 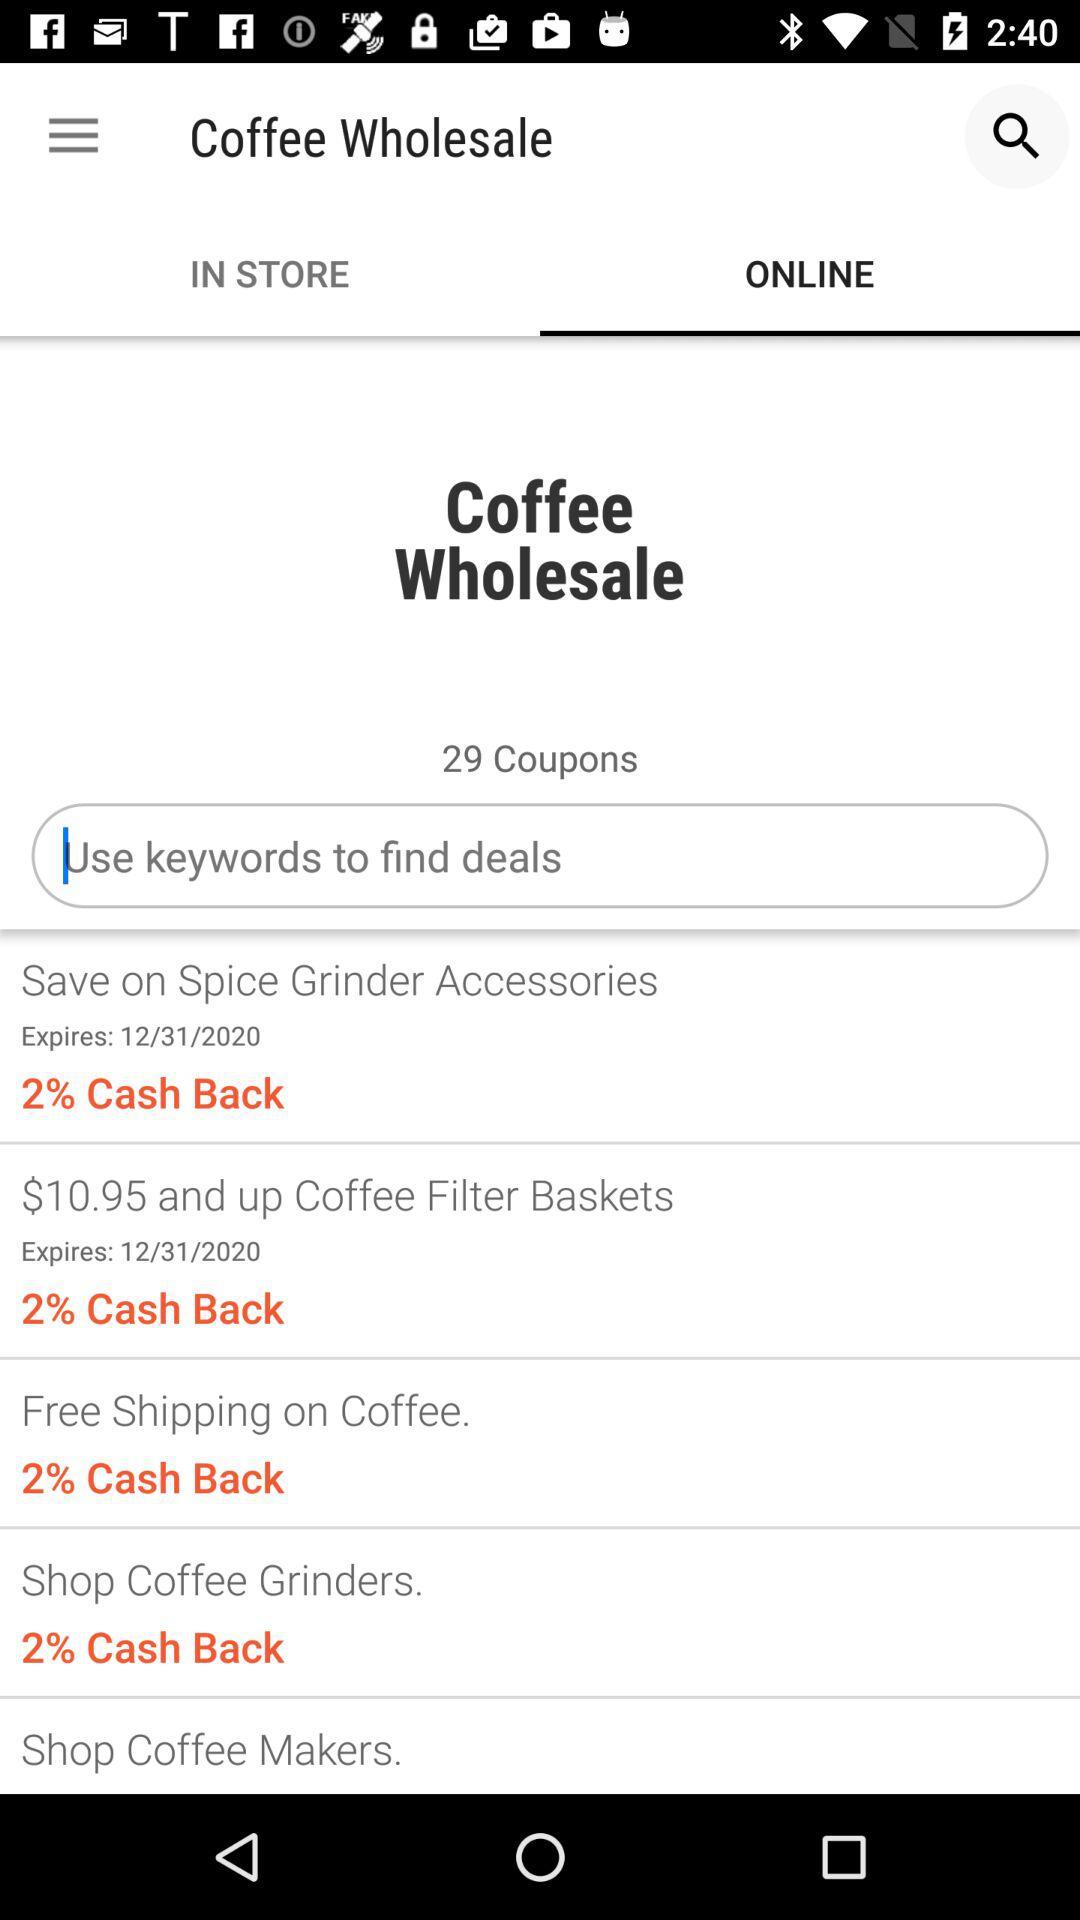 What do you see at coordinates (1017, 135) in the screenshot?
I see `icon next to the coffee wholesale icon` at bounding box center [1017, 135].